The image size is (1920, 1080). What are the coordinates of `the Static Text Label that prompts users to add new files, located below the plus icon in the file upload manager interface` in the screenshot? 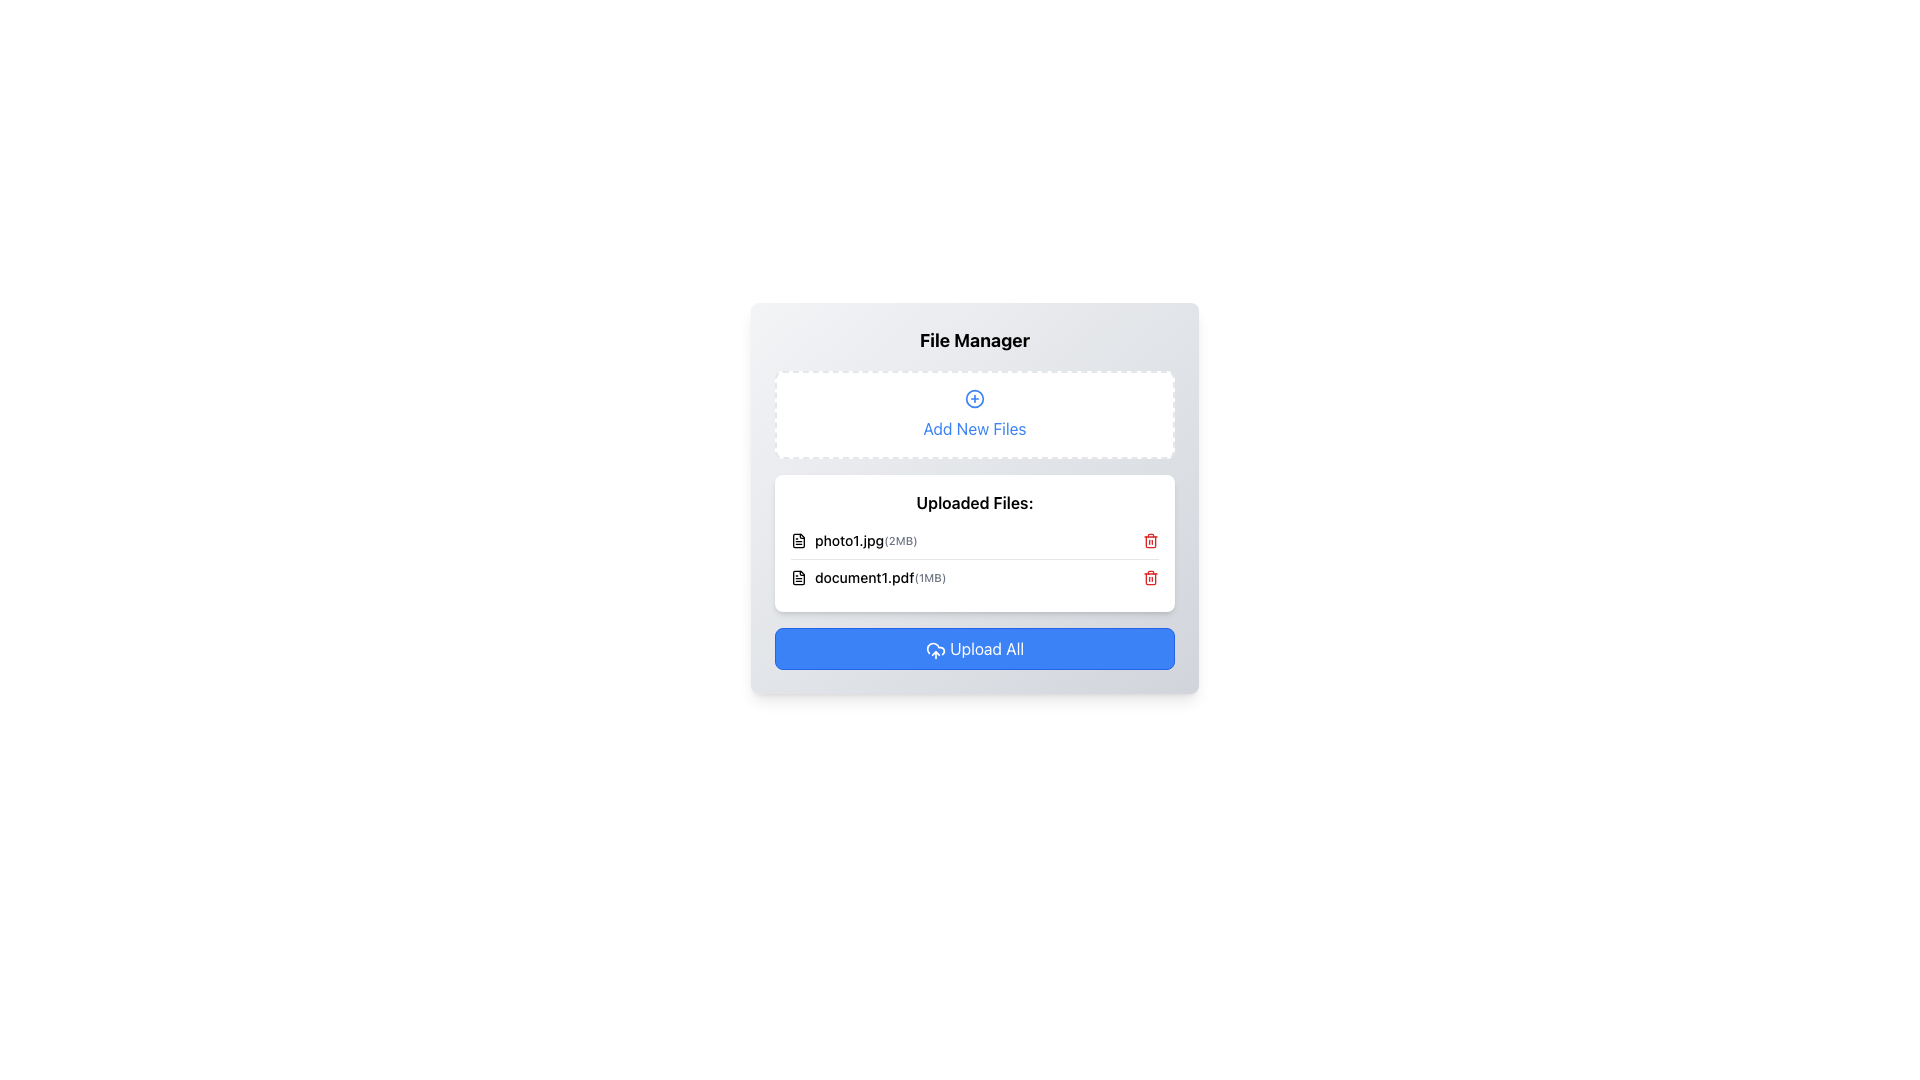 It's located at (974, 427).